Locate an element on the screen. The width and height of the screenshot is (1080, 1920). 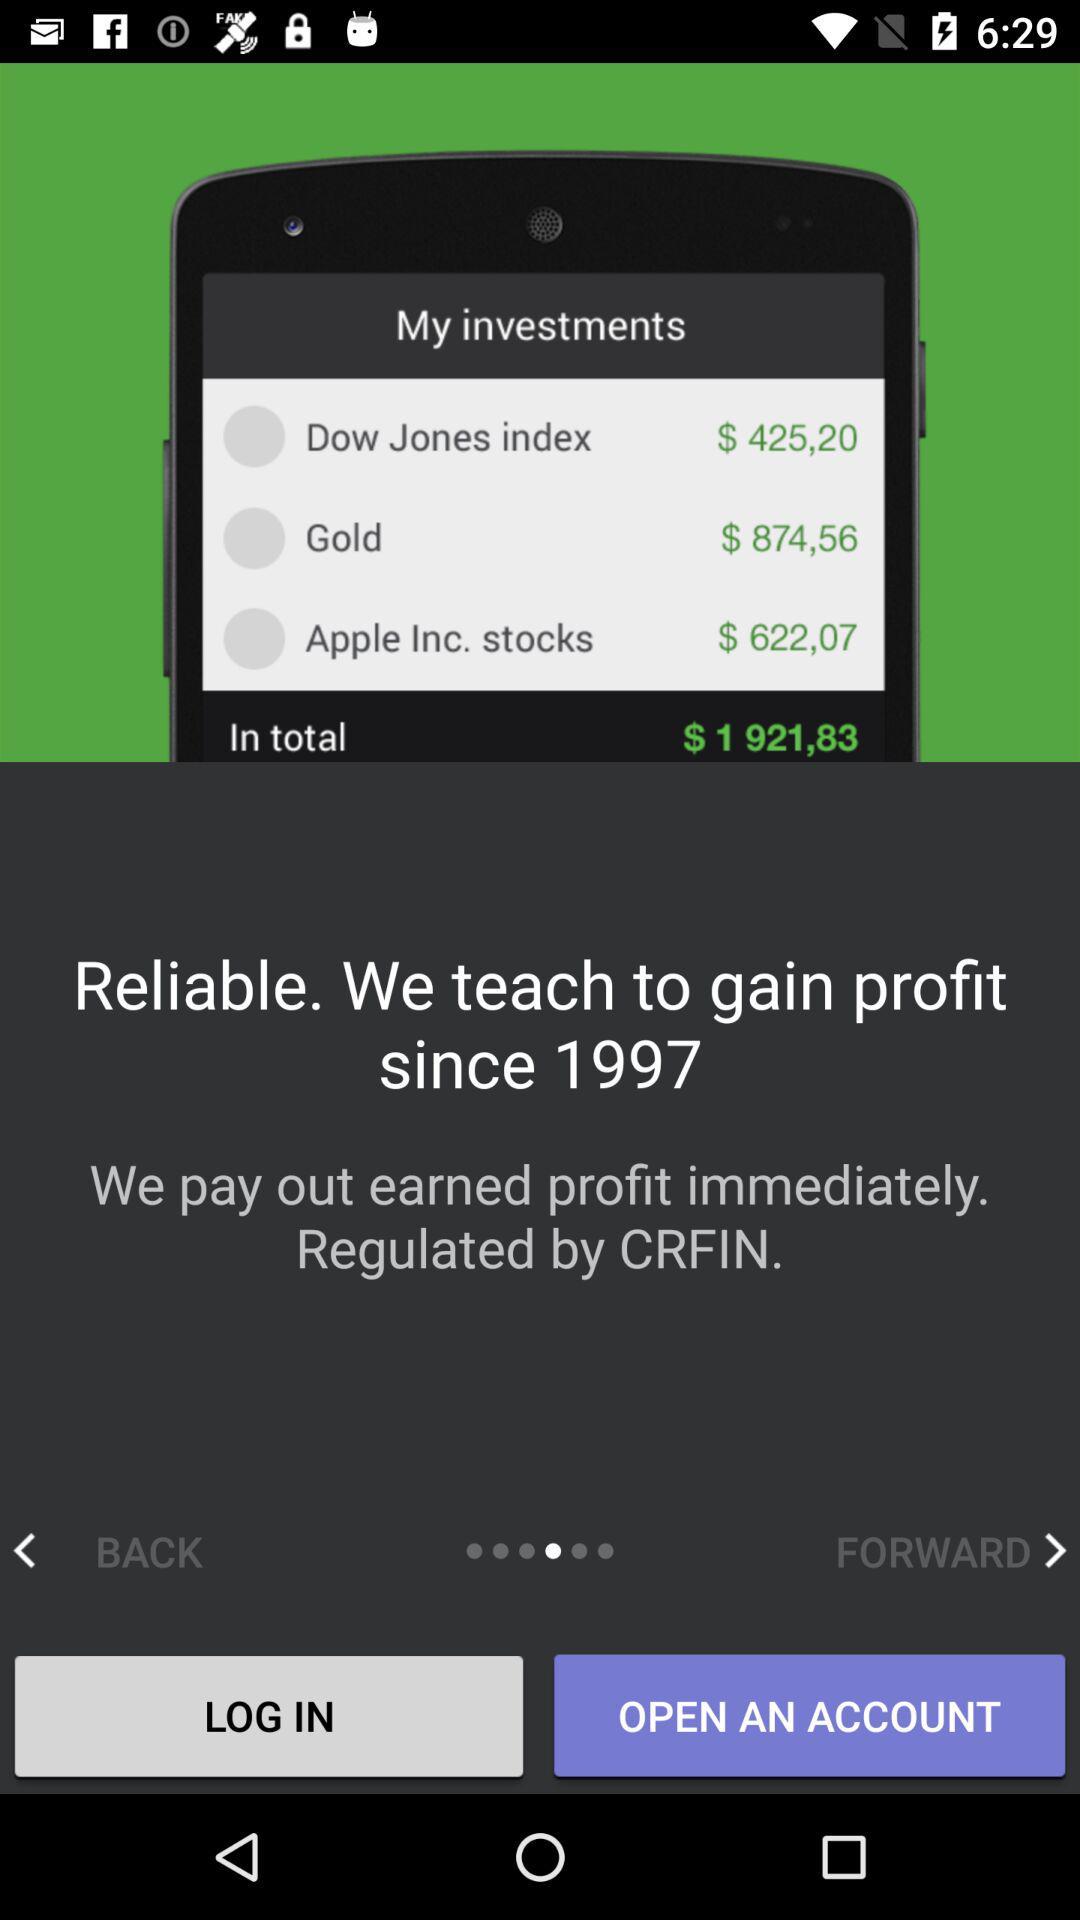
icon below we pay out item is located at coordinates (128, 1549).